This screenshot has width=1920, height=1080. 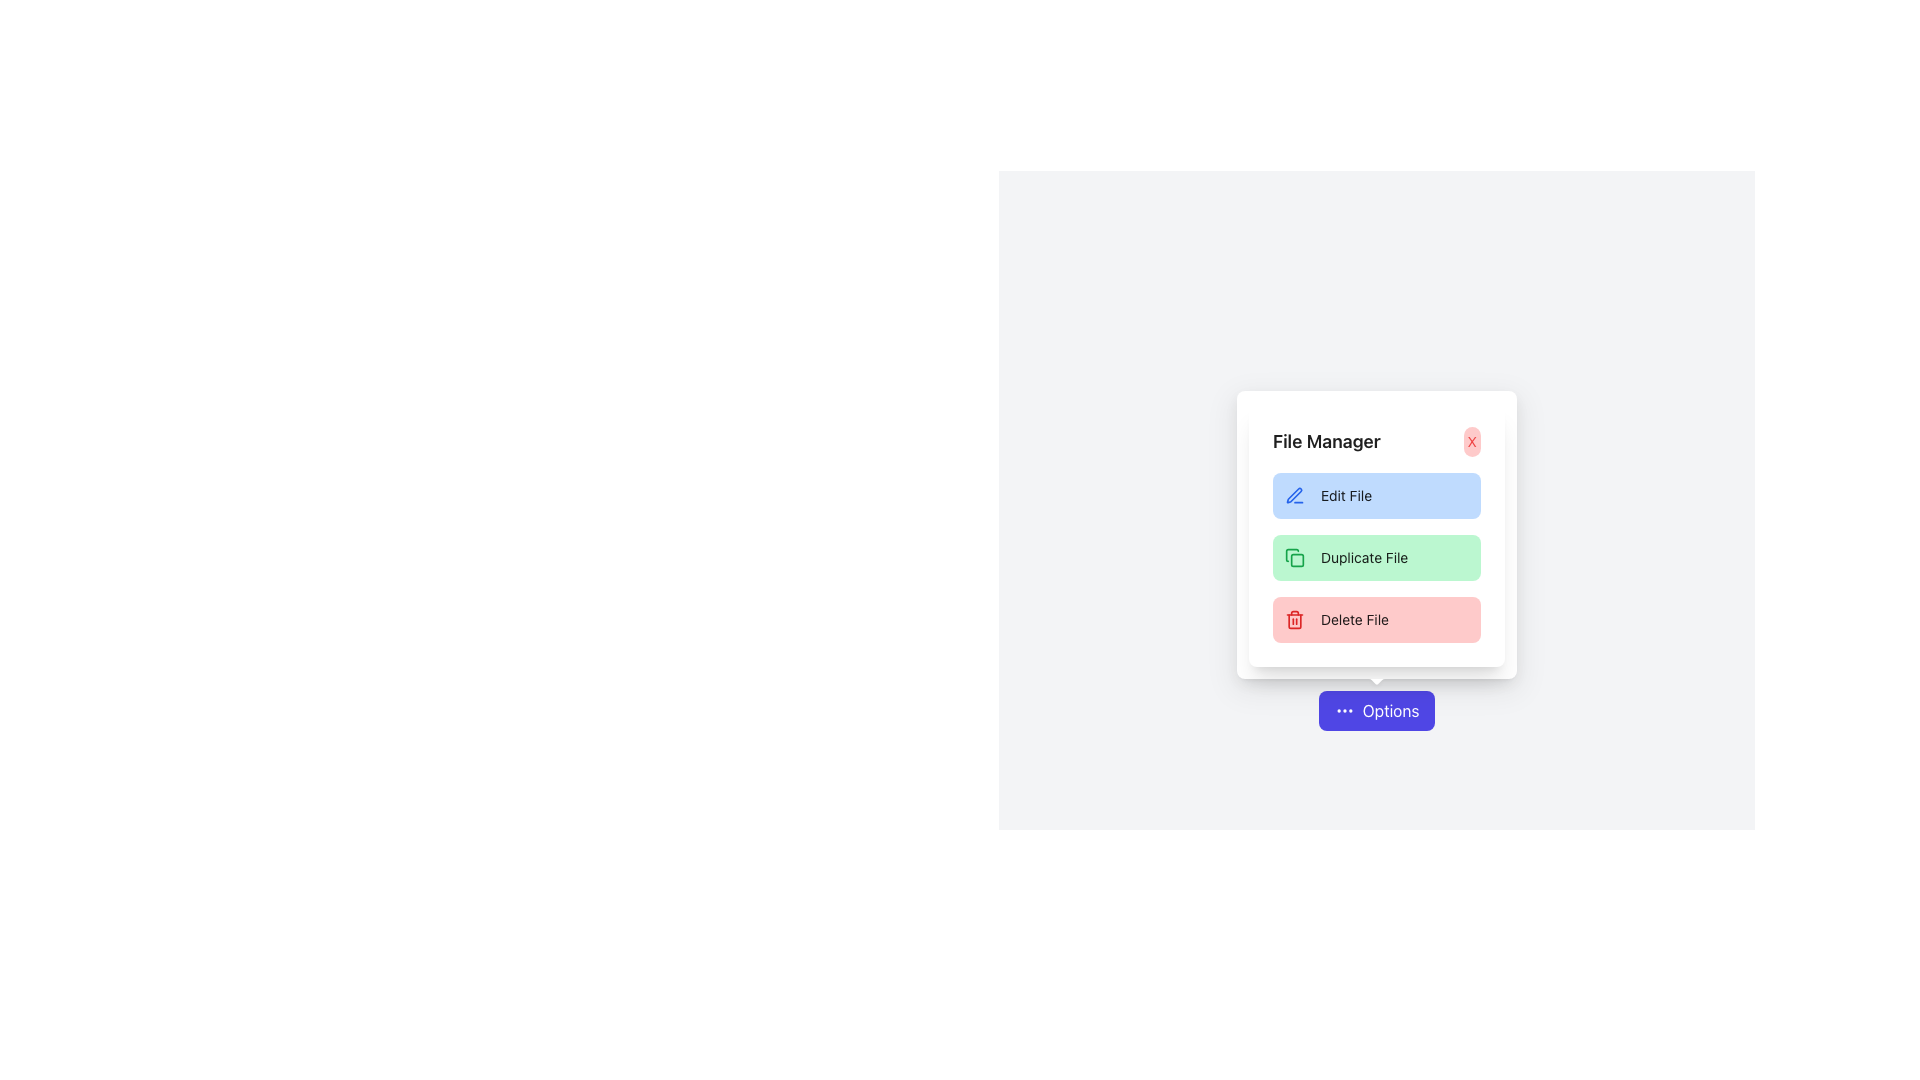 What do you see at coordinates (1376, 709) in the screenshot?
I see `the interactive button located at the bottom center of the 'File Manager' modal` at bounding box center [1376, 709].